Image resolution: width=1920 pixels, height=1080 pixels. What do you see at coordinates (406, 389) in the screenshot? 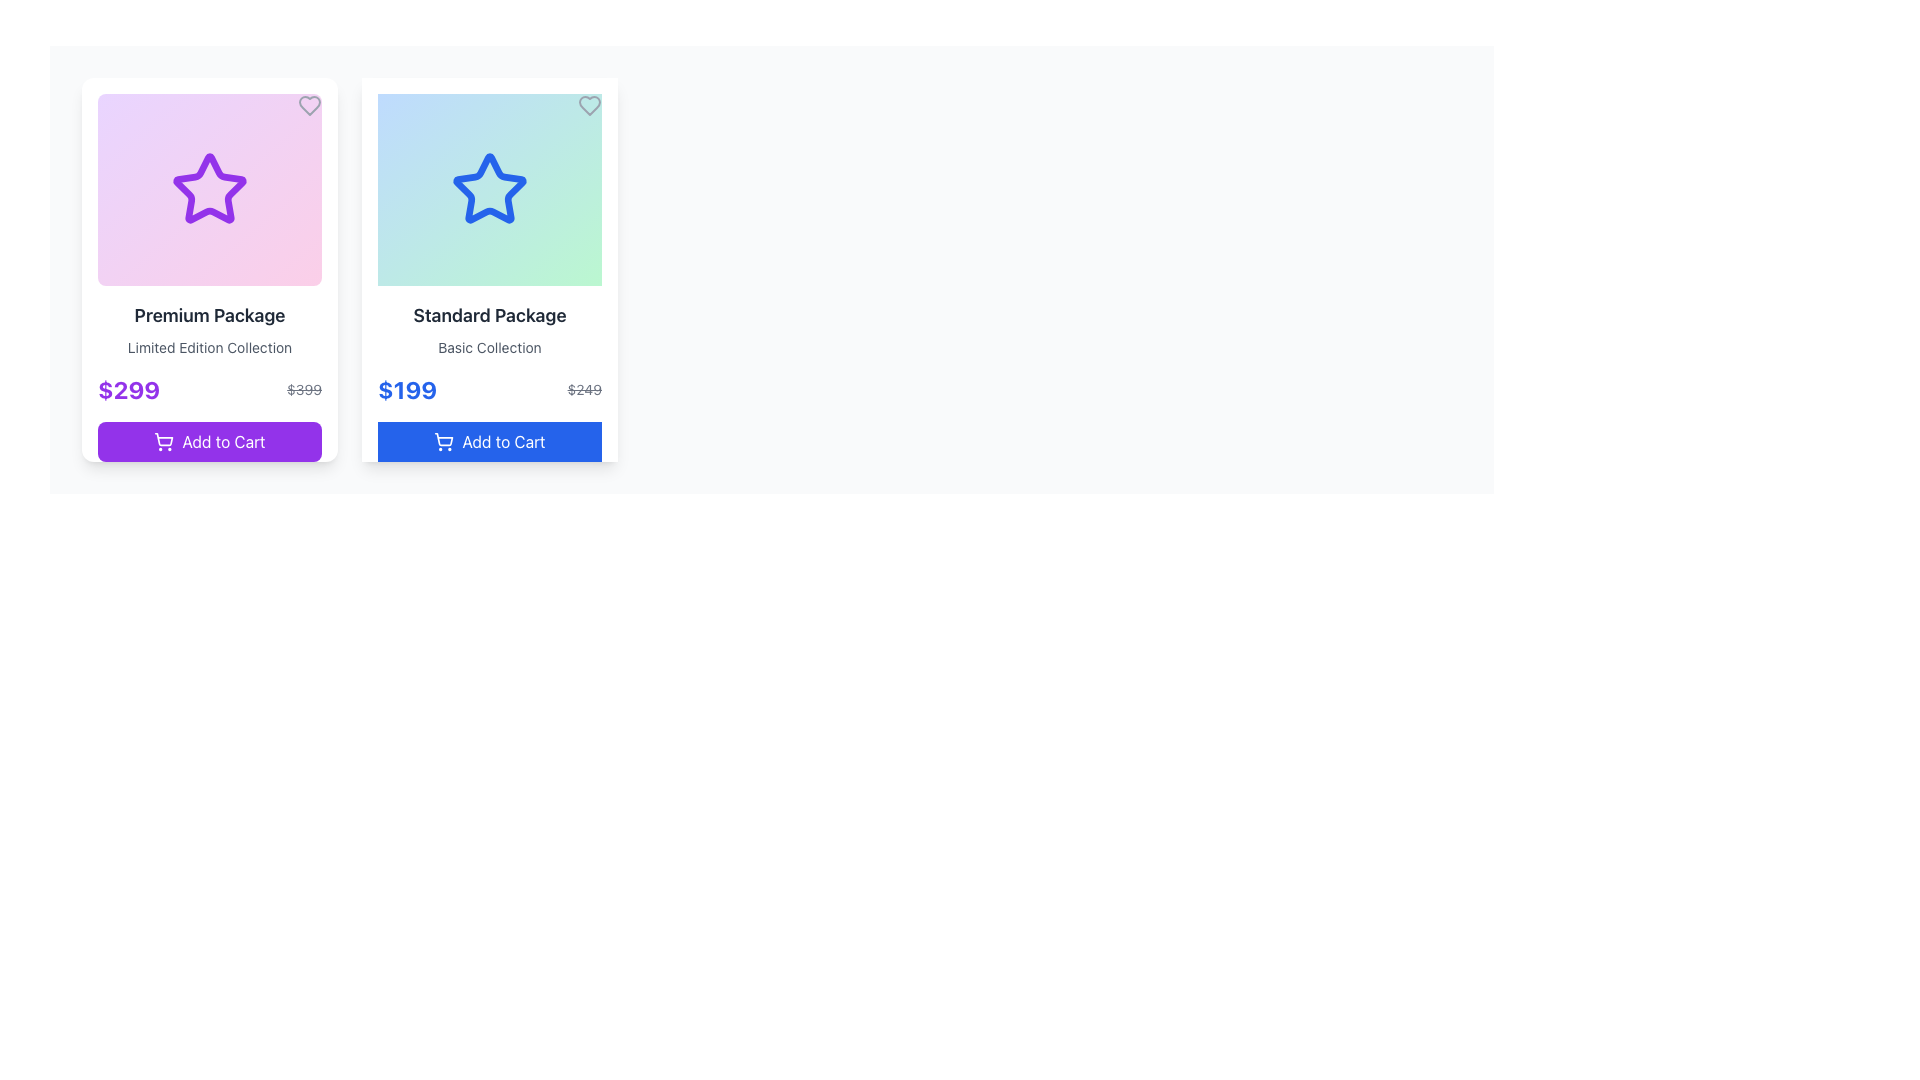
I see `the price label displaying '$199' in a bold blue font, located above the 'Add to Cart' button in the 'Standard Package' card` at bounding box center [406, 389].